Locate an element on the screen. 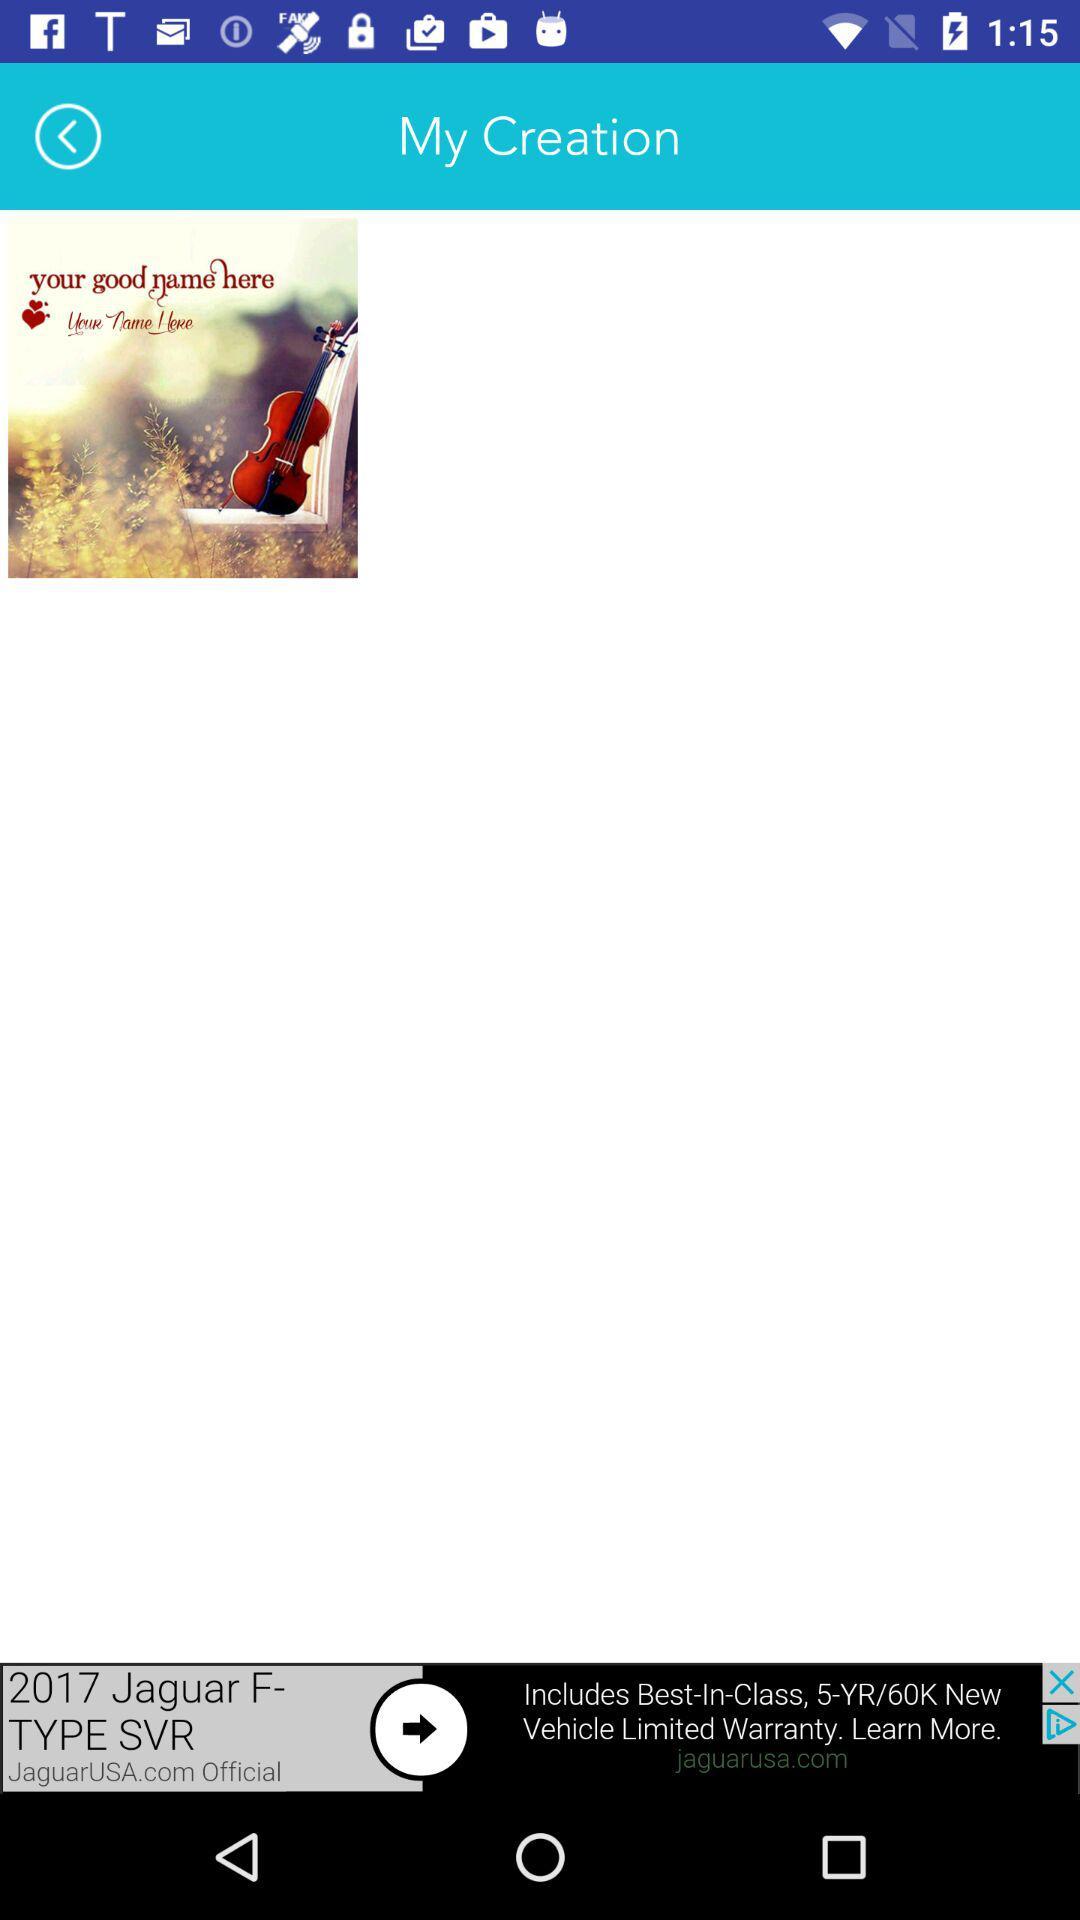 The height and width of the screenshot is (1920, 1080). open this creation is located at coordinates (182, 398).